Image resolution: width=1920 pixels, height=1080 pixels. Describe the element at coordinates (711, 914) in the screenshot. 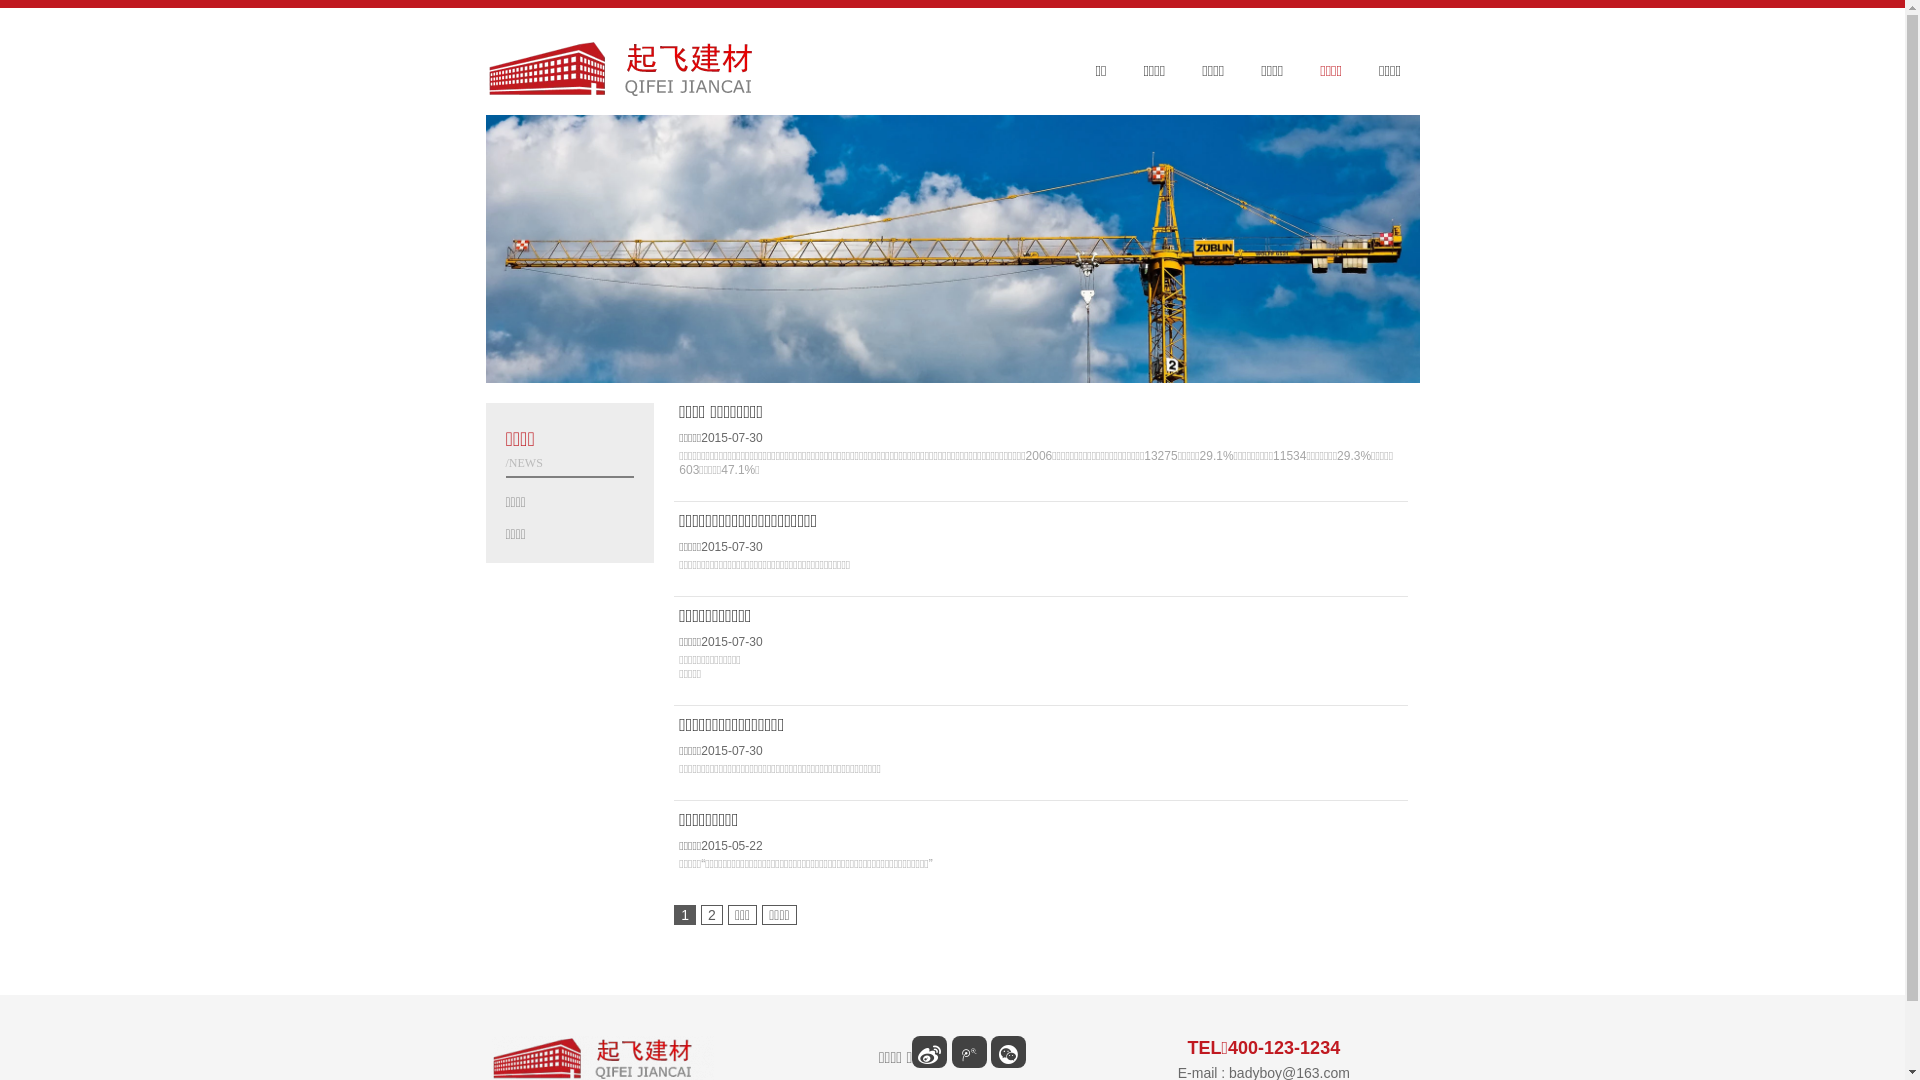

I see `'2'` at that location.